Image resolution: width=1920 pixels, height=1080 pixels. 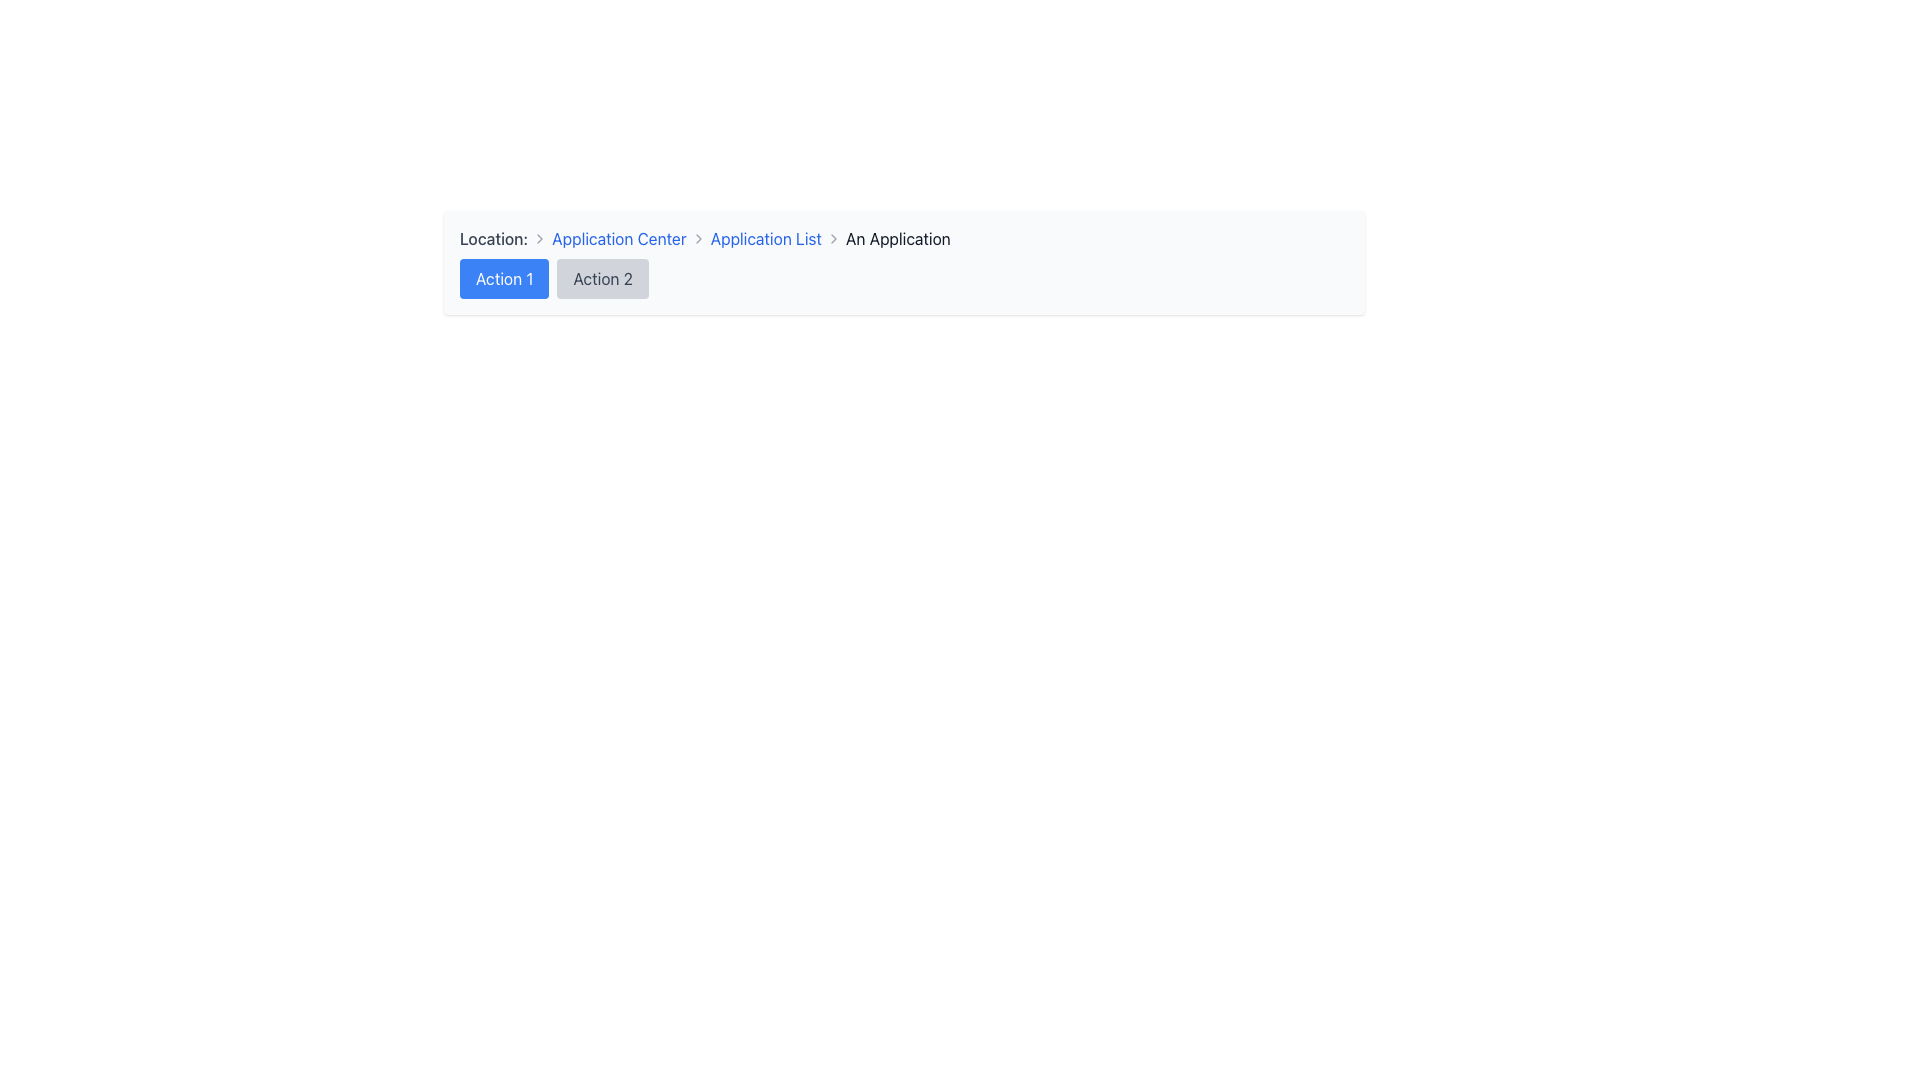 I want to click on the third hyperlink in the breadcrumb navigation bar, which navigates to the 'Application List', so click(x=765, y=238).